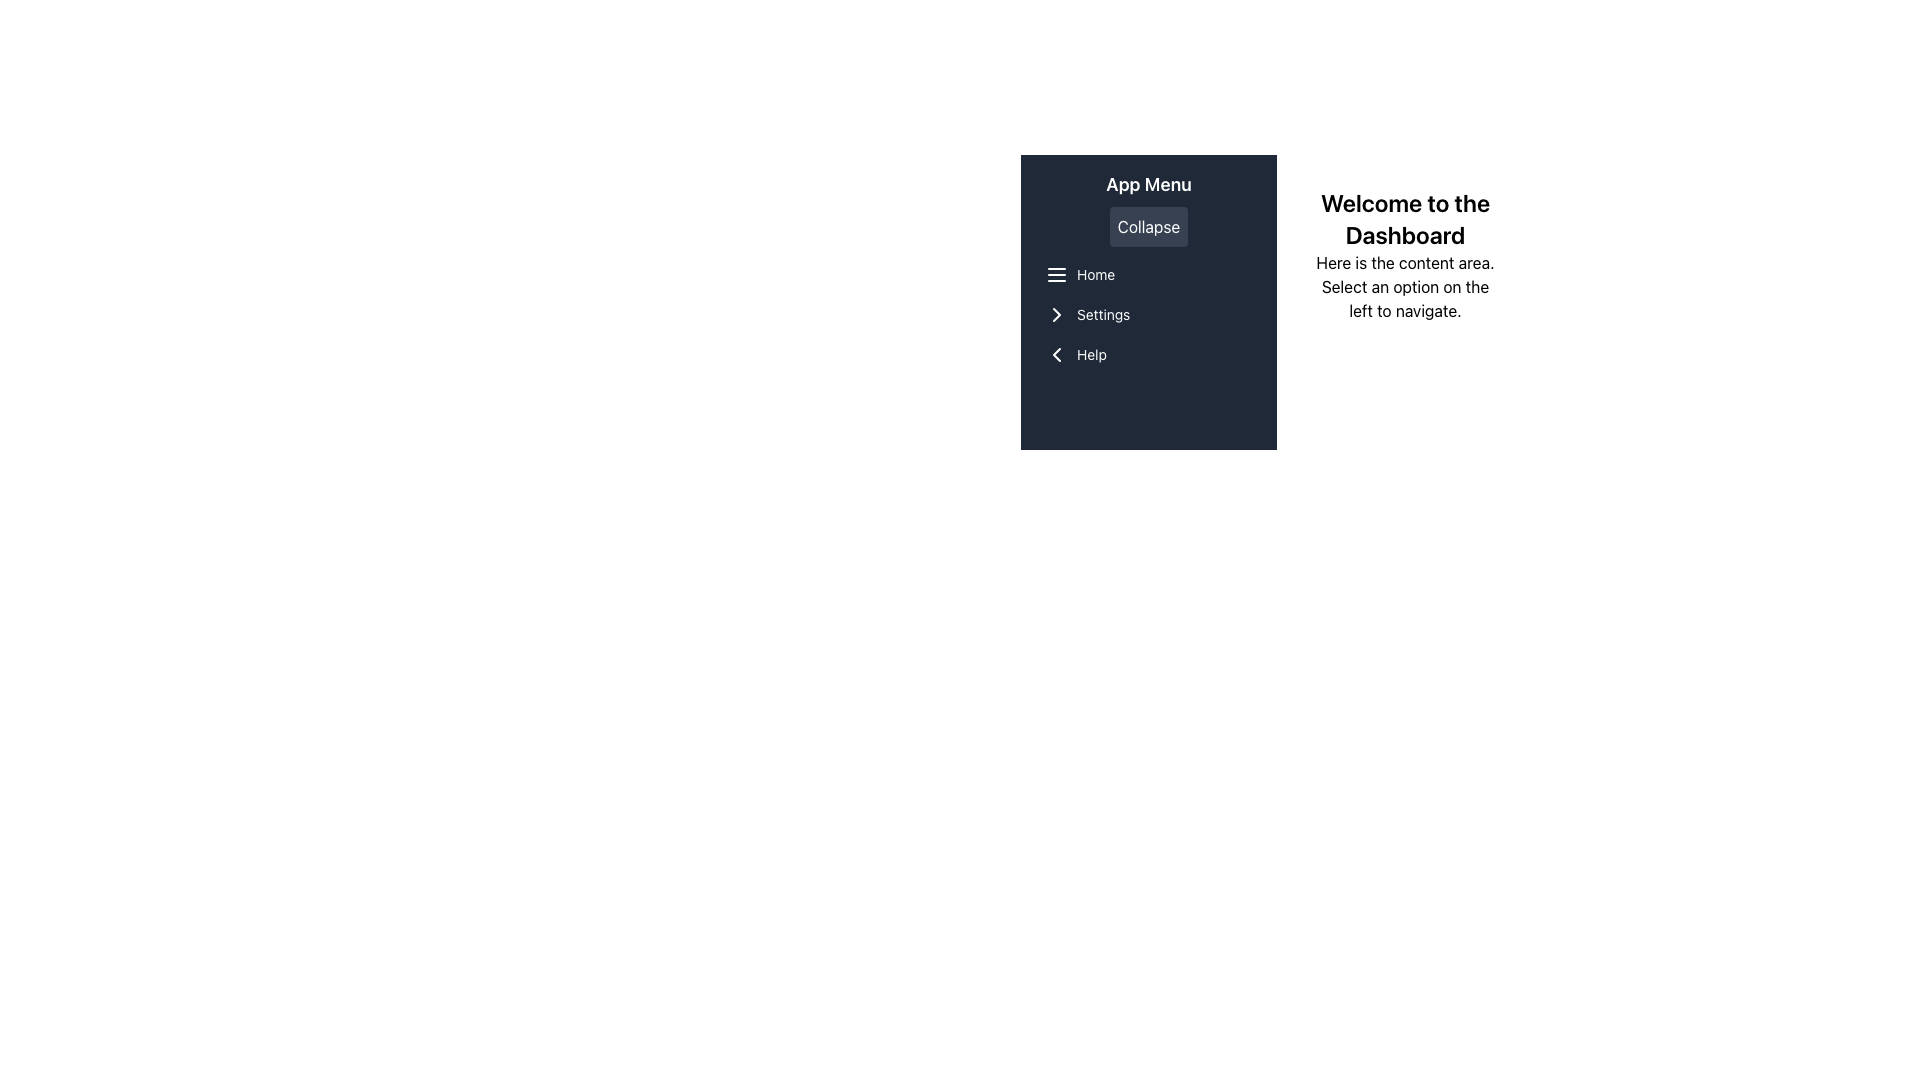 The width and height of the screenshot is (1920, 1080). Describe the element at coordinates (1404, 219) in the screenshot. I see `text heading that says 'Welcome to the Dashboard', which is prominently displayed at the top of the main dashboard content area` at that location.